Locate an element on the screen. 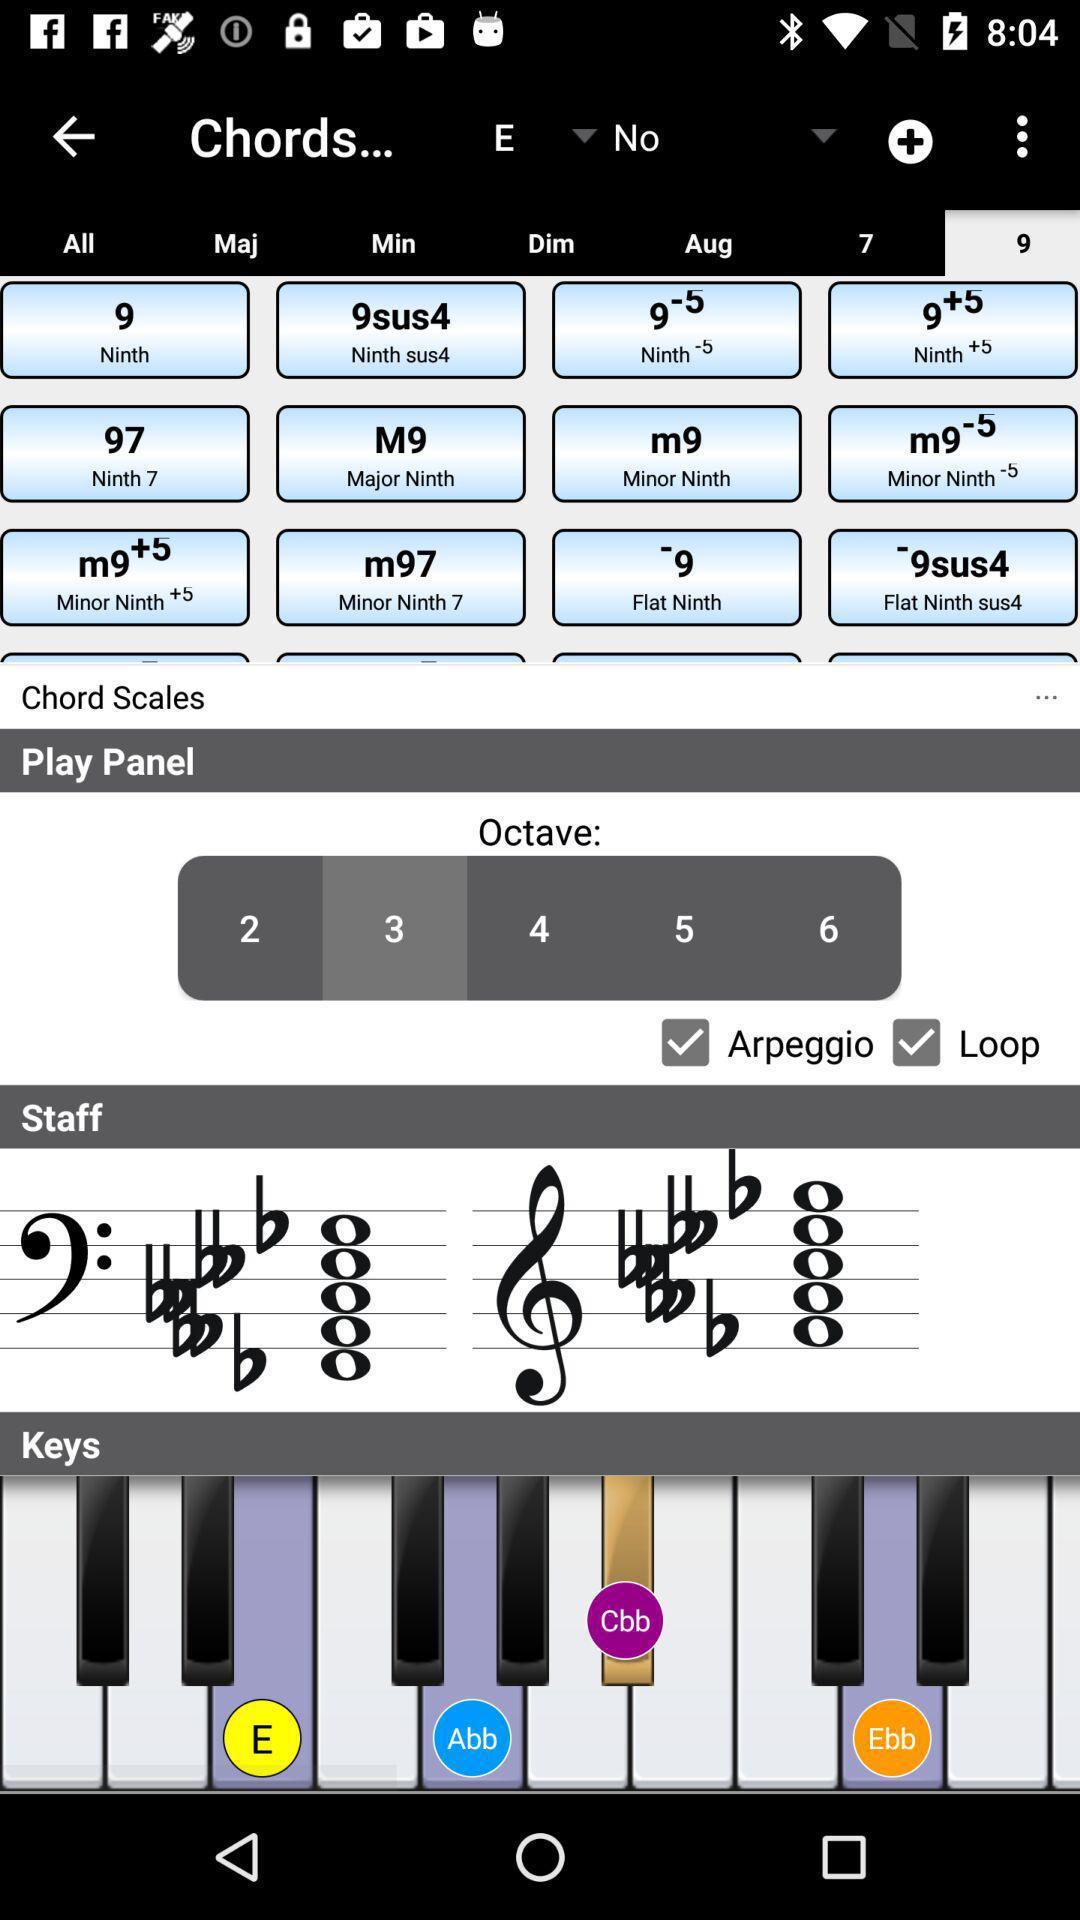  d keyboard key is located at coordinates (156, 1633).